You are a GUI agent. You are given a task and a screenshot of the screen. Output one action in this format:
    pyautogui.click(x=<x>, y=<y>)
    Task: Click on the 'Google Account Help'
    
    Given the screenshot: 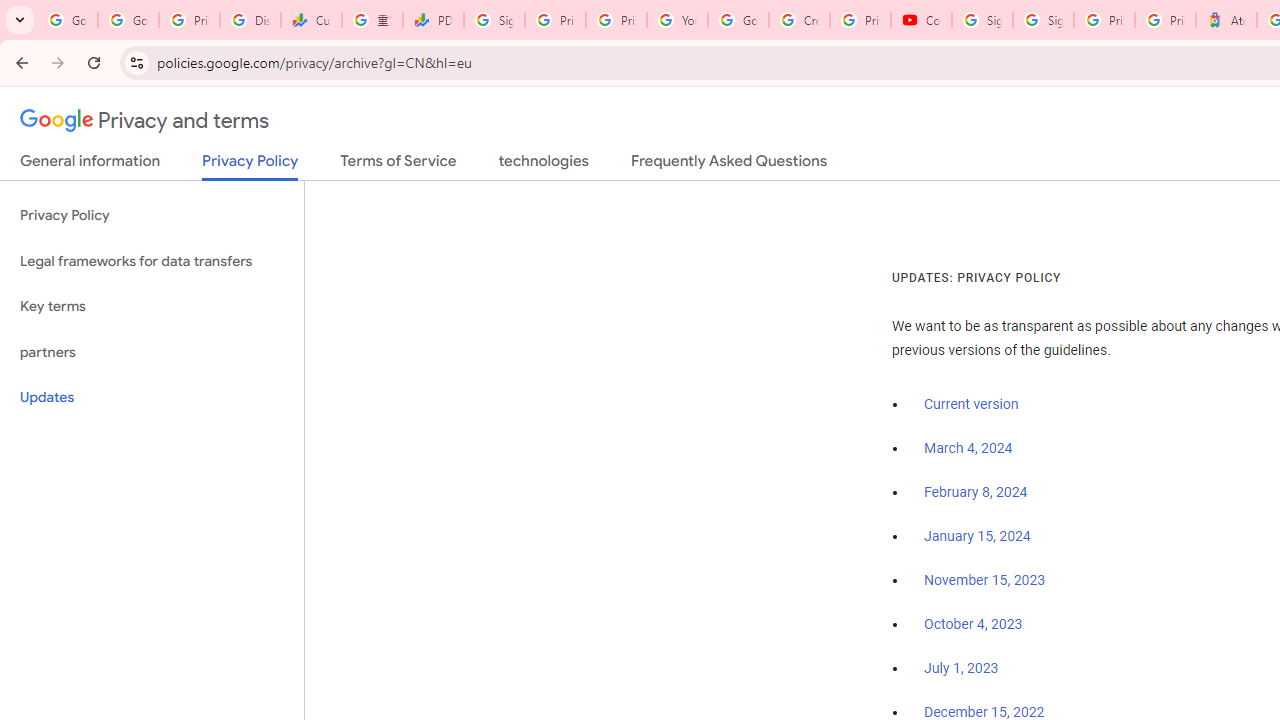 What is the action you would take?
    pyautogui.click(x=737, y=20)
    